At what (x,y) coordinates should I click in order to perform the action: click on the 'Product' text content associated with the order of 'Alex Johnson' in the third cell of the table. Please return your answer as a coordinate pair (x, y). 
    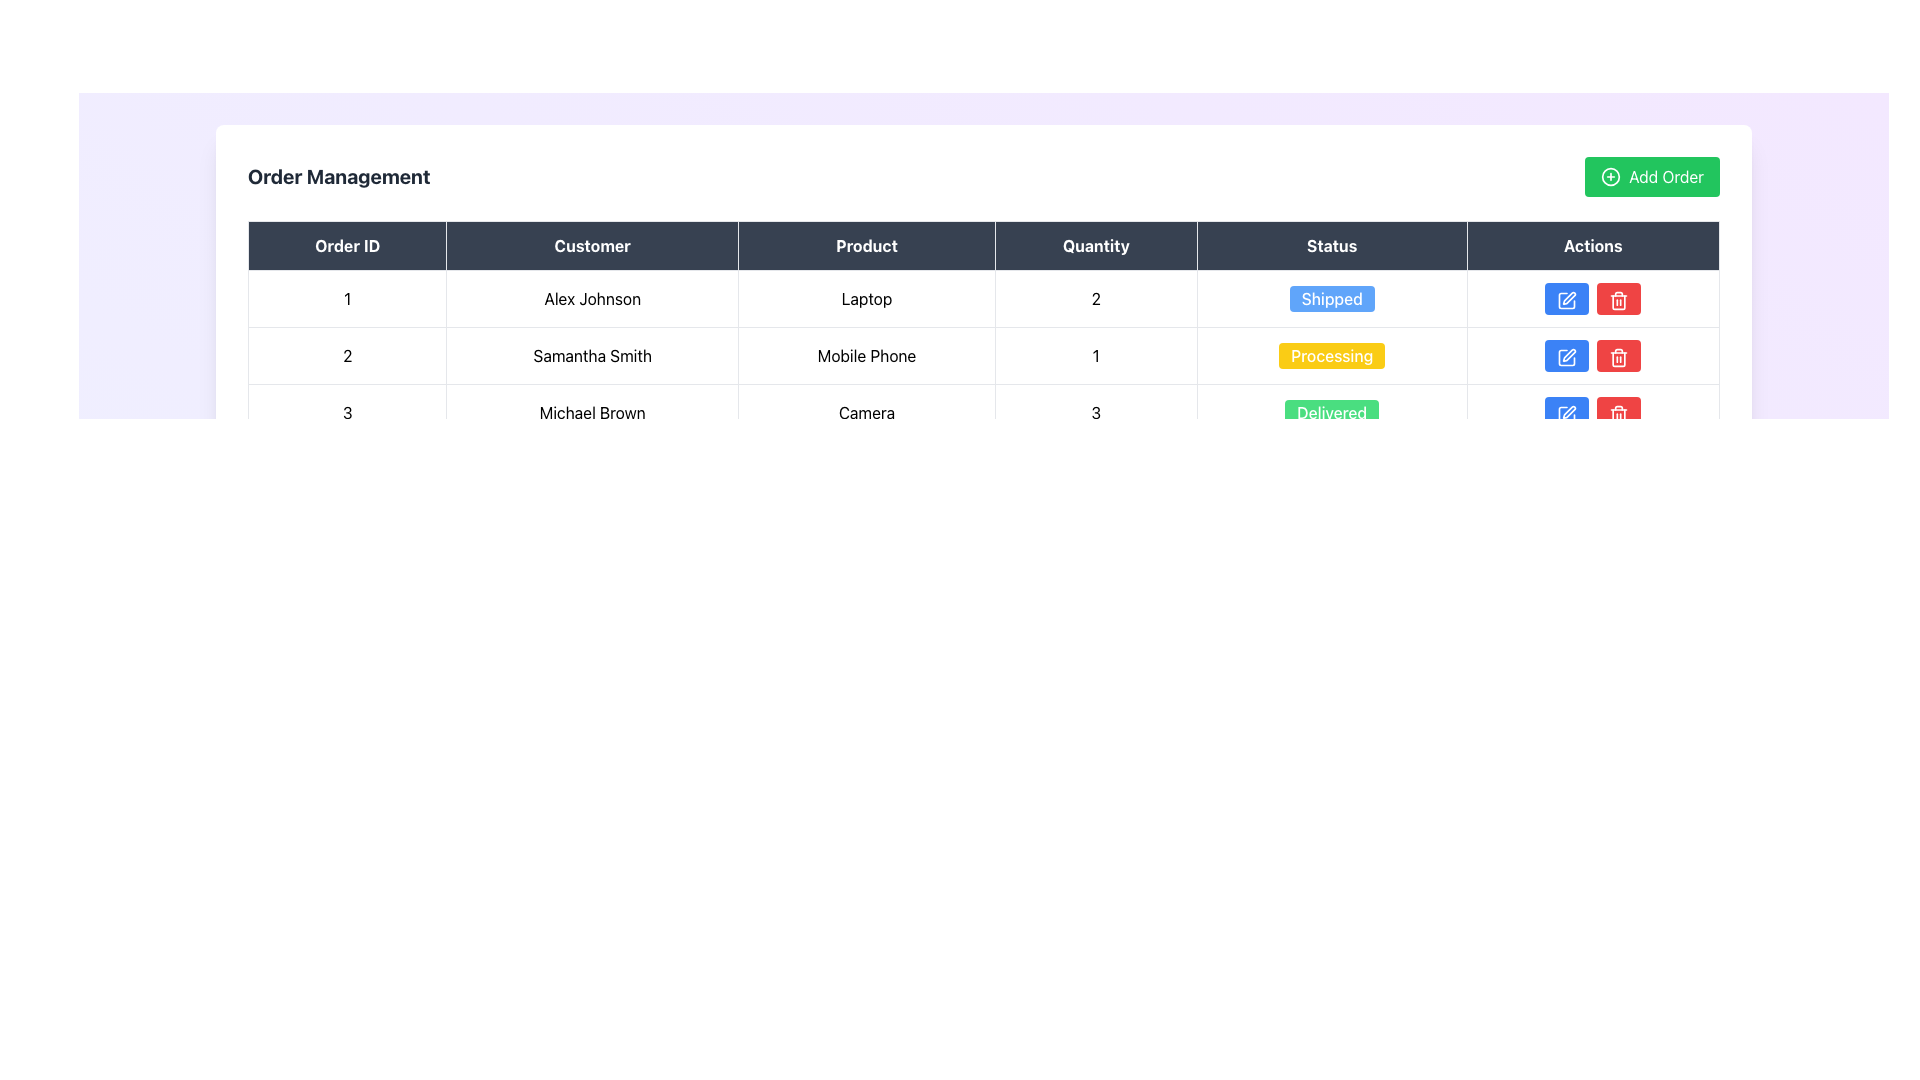
    Looking at the image, I should click on (867, 299).